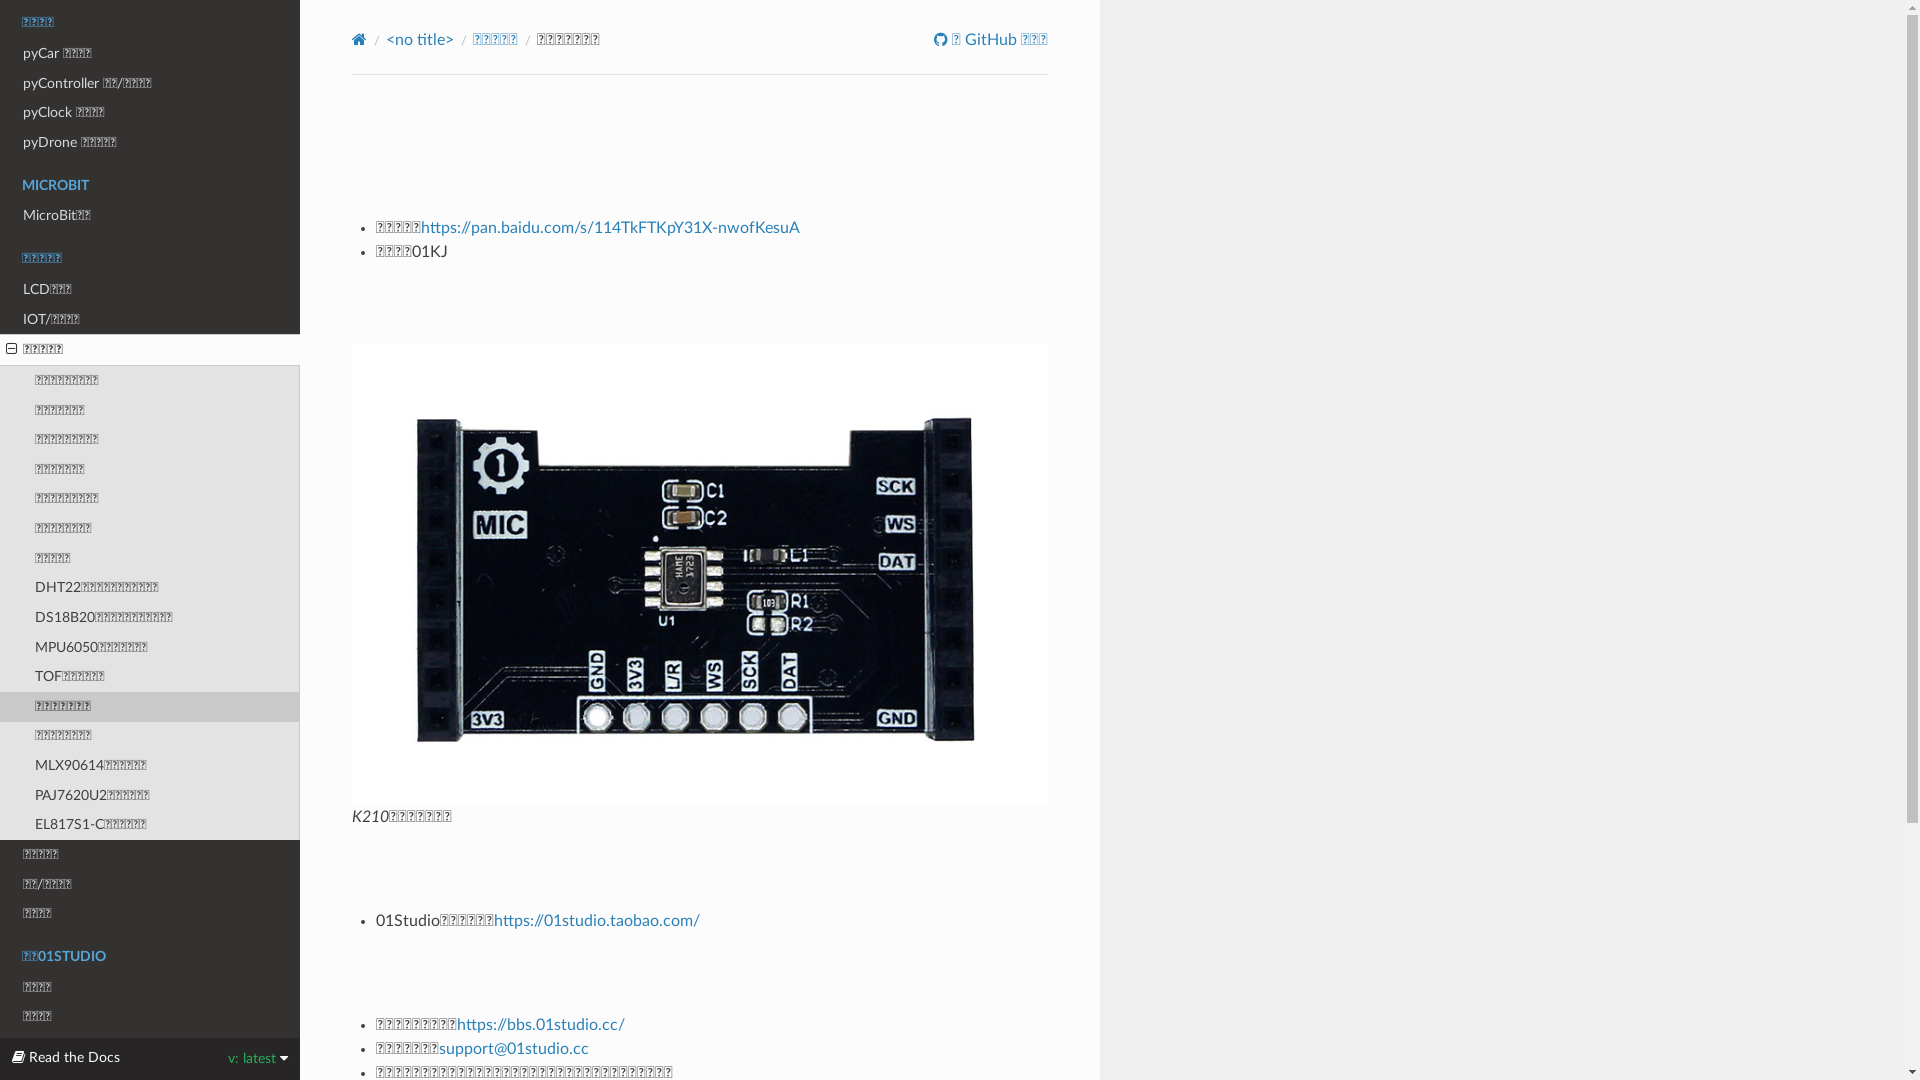  Describe the element at coordinates (11, 349) in the screenshot. I see `'Open/close menu'` at that location.